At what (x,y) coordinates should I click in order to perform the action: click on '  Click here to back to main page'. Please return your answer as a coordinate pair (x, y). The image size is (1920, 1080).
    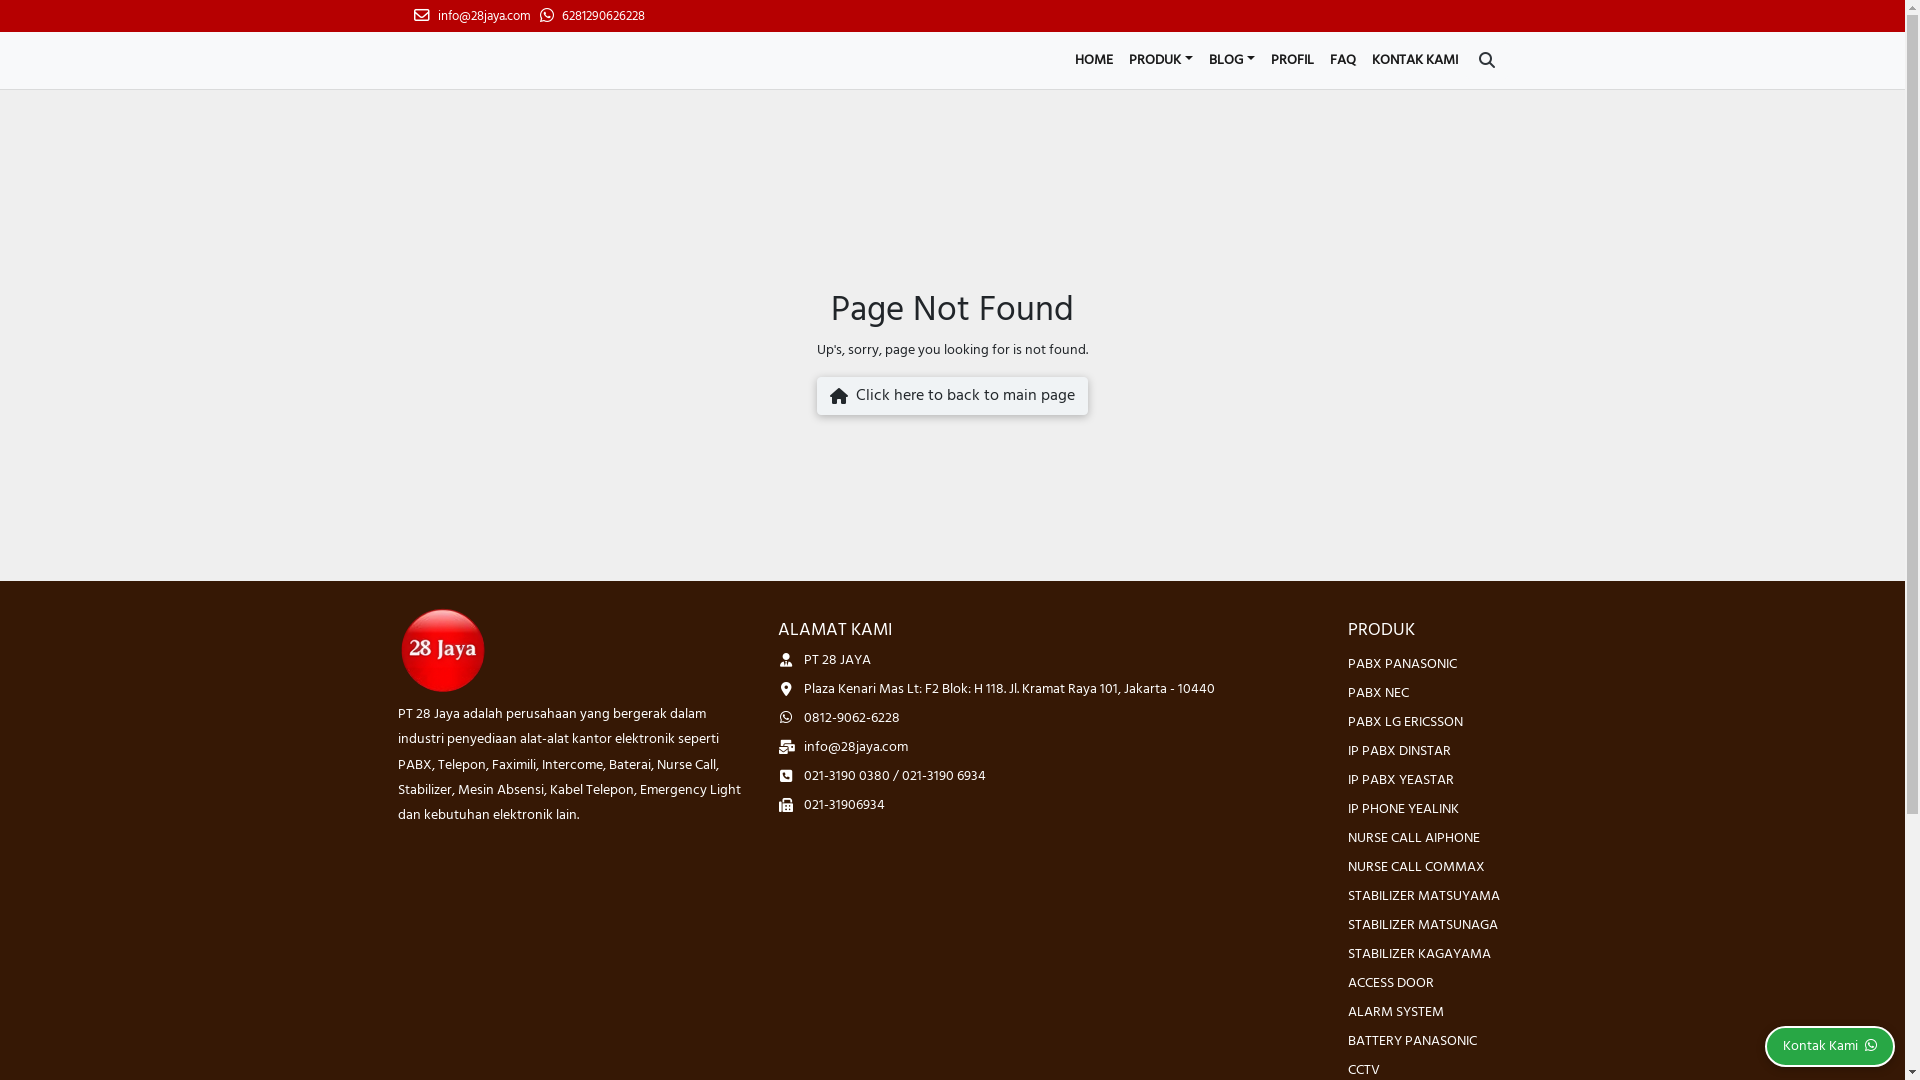
    Looking at the image, I should click on (951, 396).